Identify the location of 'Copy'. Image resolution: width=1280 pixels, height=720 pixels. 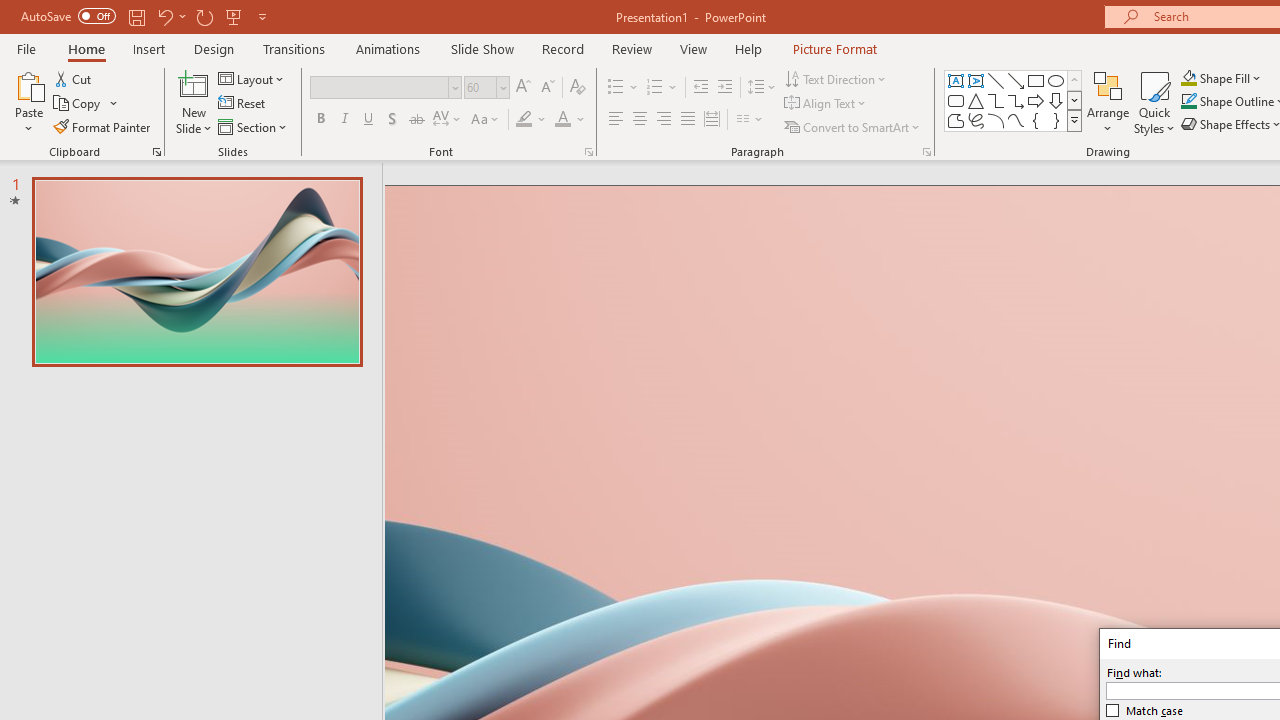
(85, 103).